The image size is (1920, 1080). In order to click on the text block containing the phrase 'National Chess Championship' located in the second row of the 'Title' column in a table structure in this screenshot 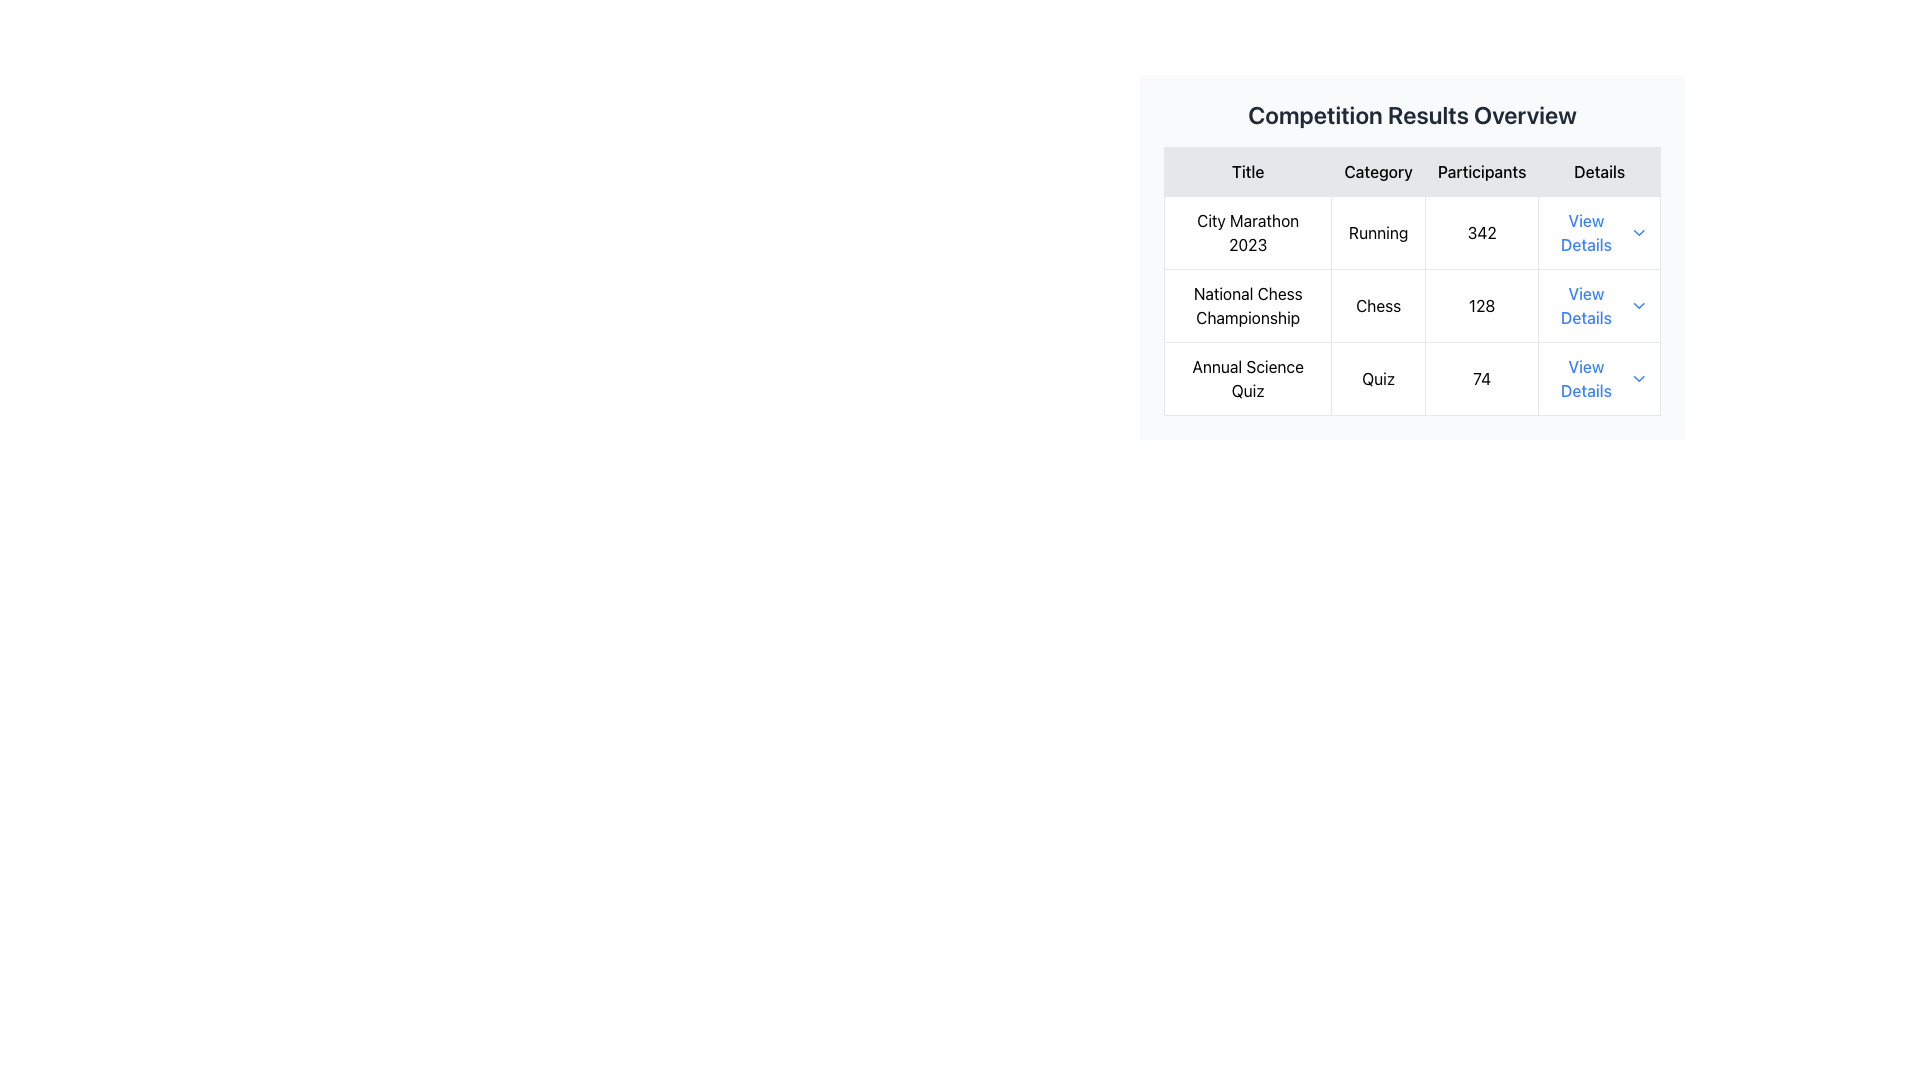, I will do `click(1247, 305)`.